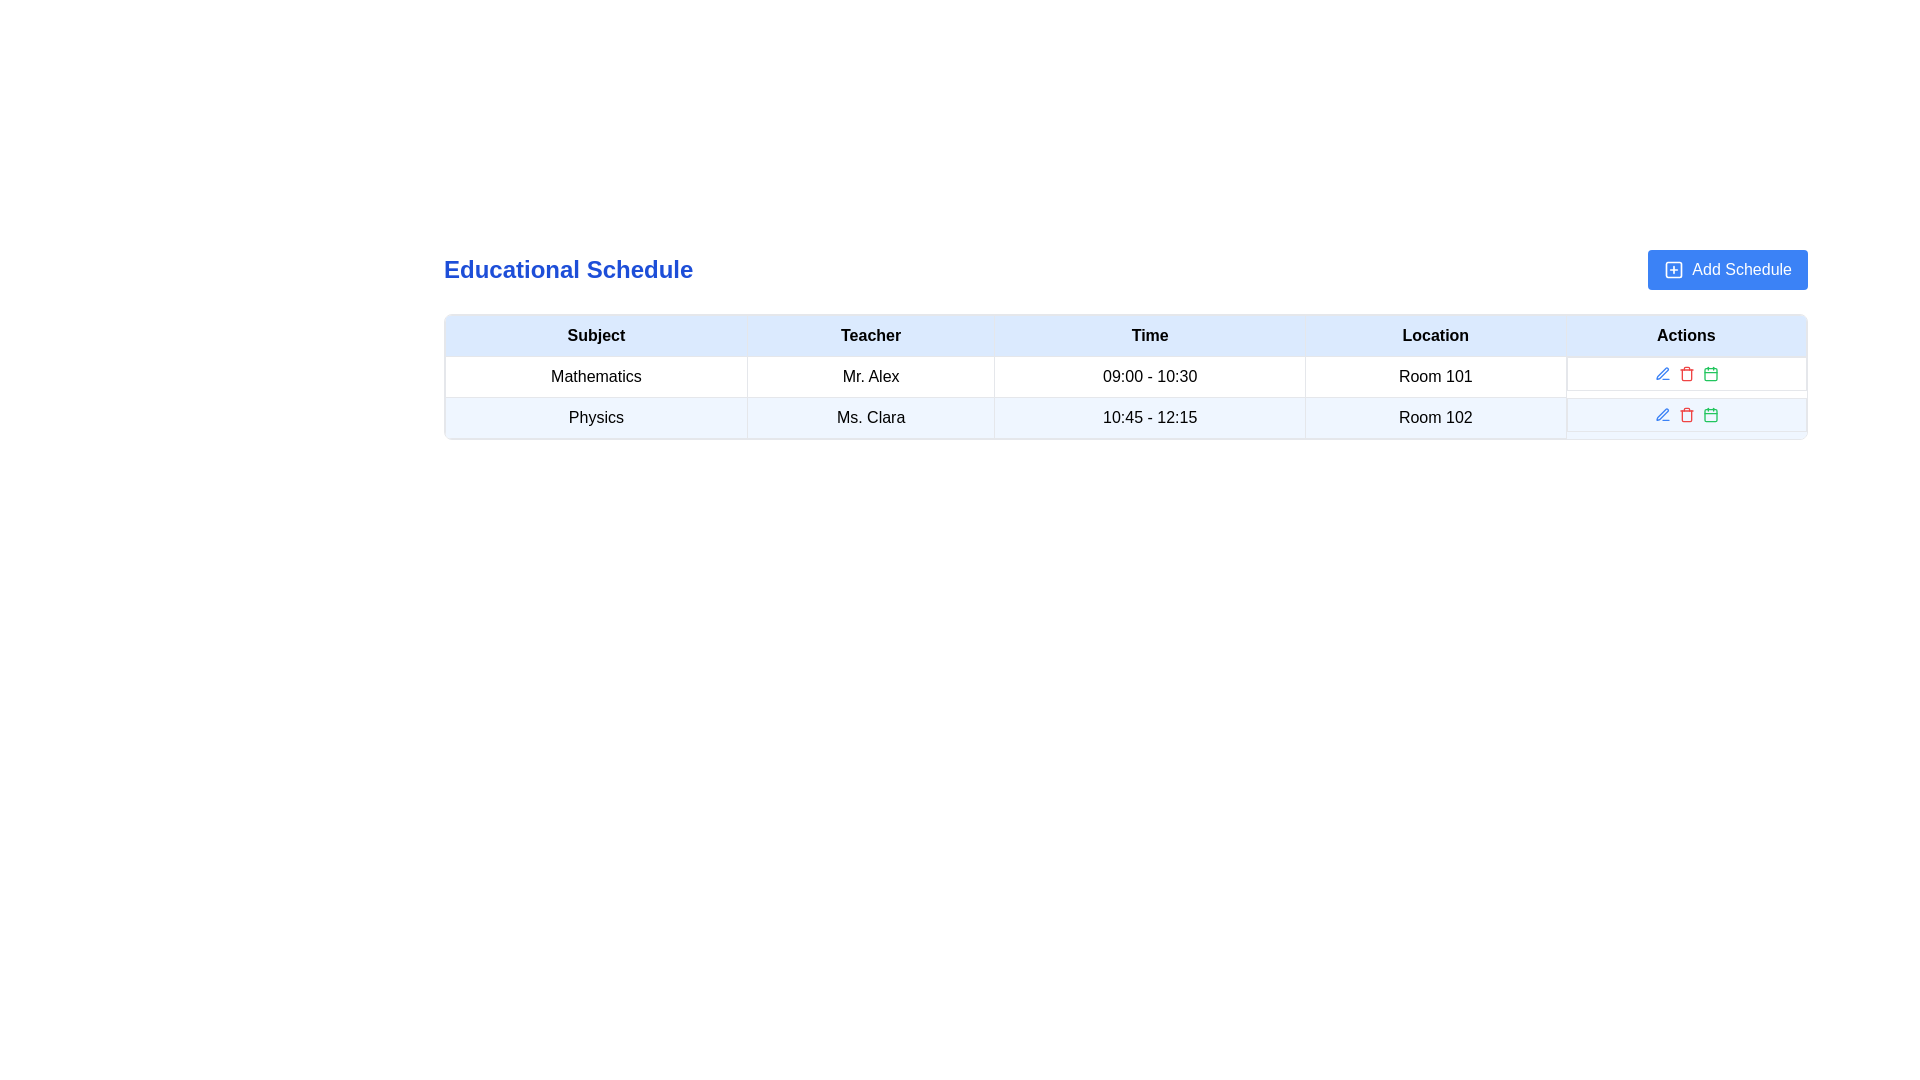 Image resolution: width=1920 pixels, height=1080 pixels. What do you see at coordinates (1434, 334) in the screenshot?
I see `the TableHeaderCell that serves as the header for the 'Location' column in the table, which is centrally aligned and positioned between 'Time' and 'Actions'` at bounding box center [1434, 334].